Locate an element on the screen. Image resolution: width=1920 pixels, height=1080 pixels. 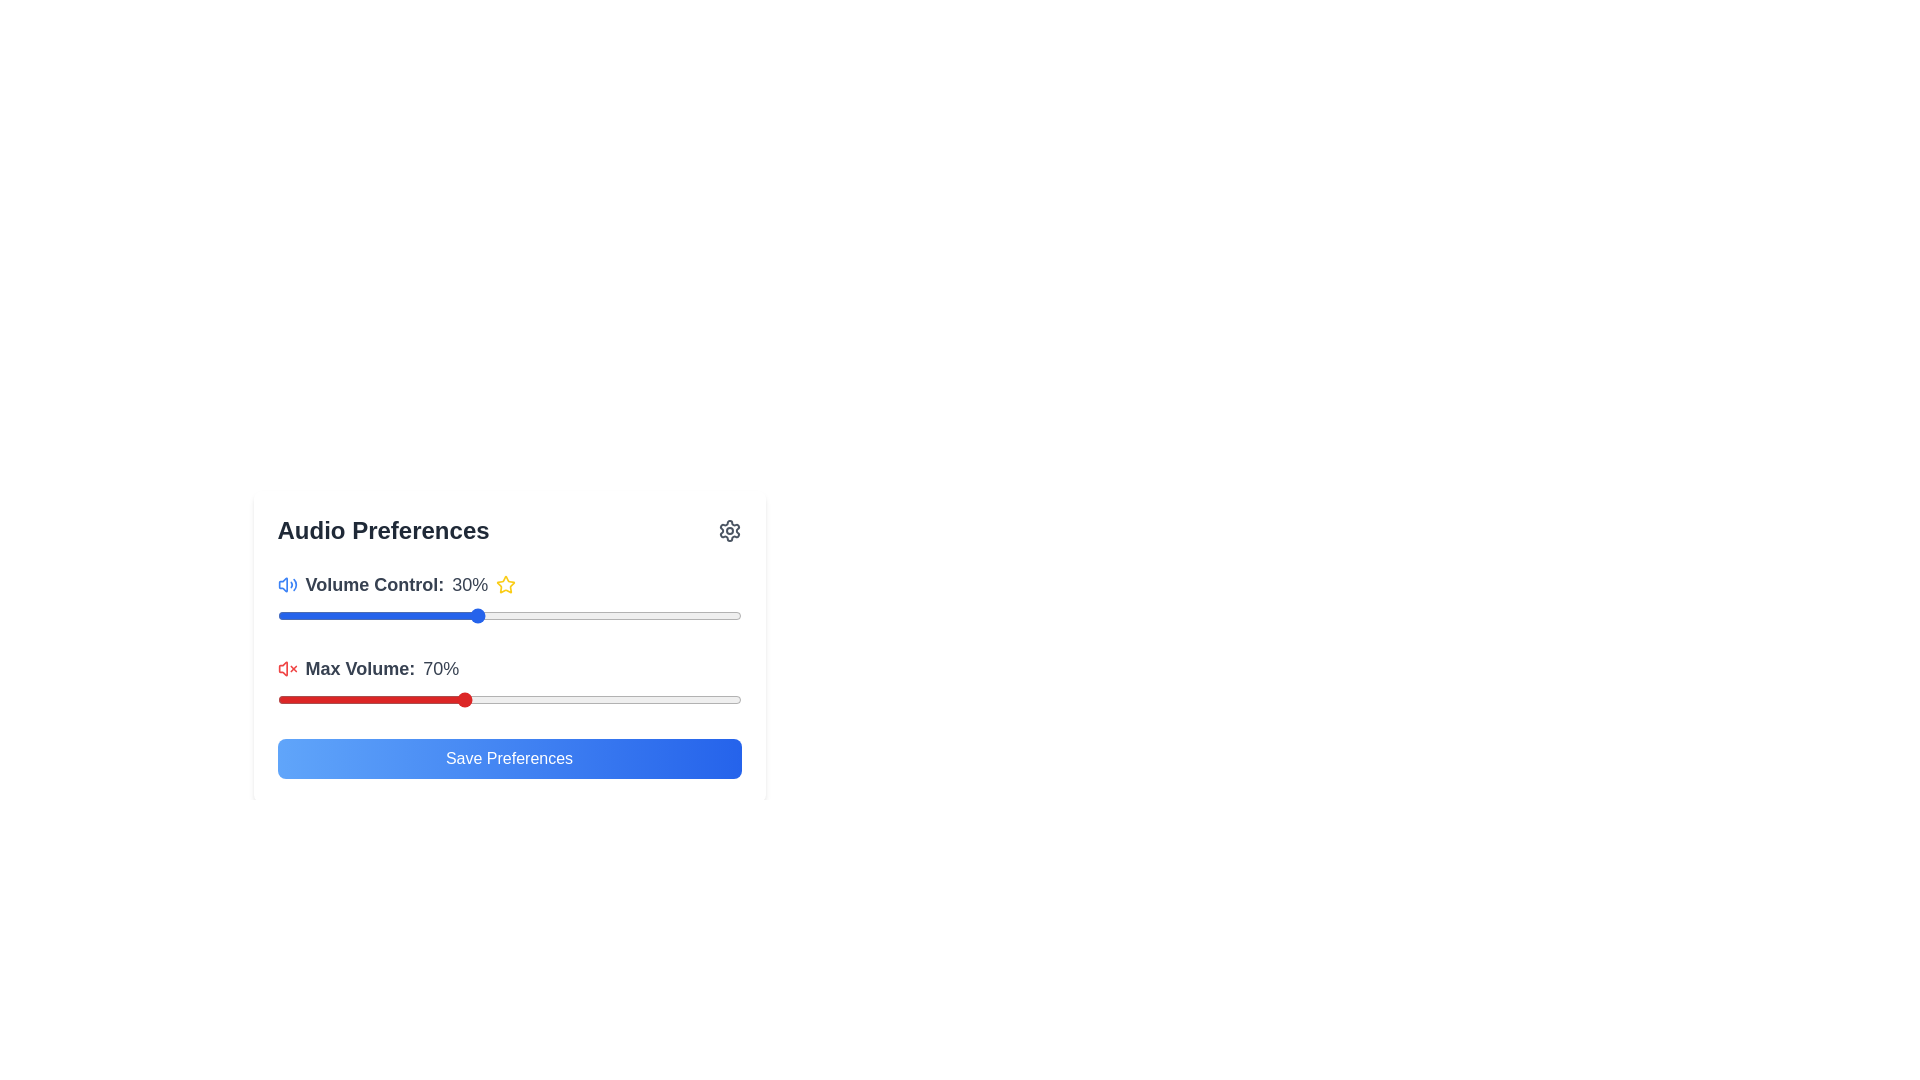
the volume control slider, which displays 'Max Volume: 70%' is located at coordinates (509, 684).